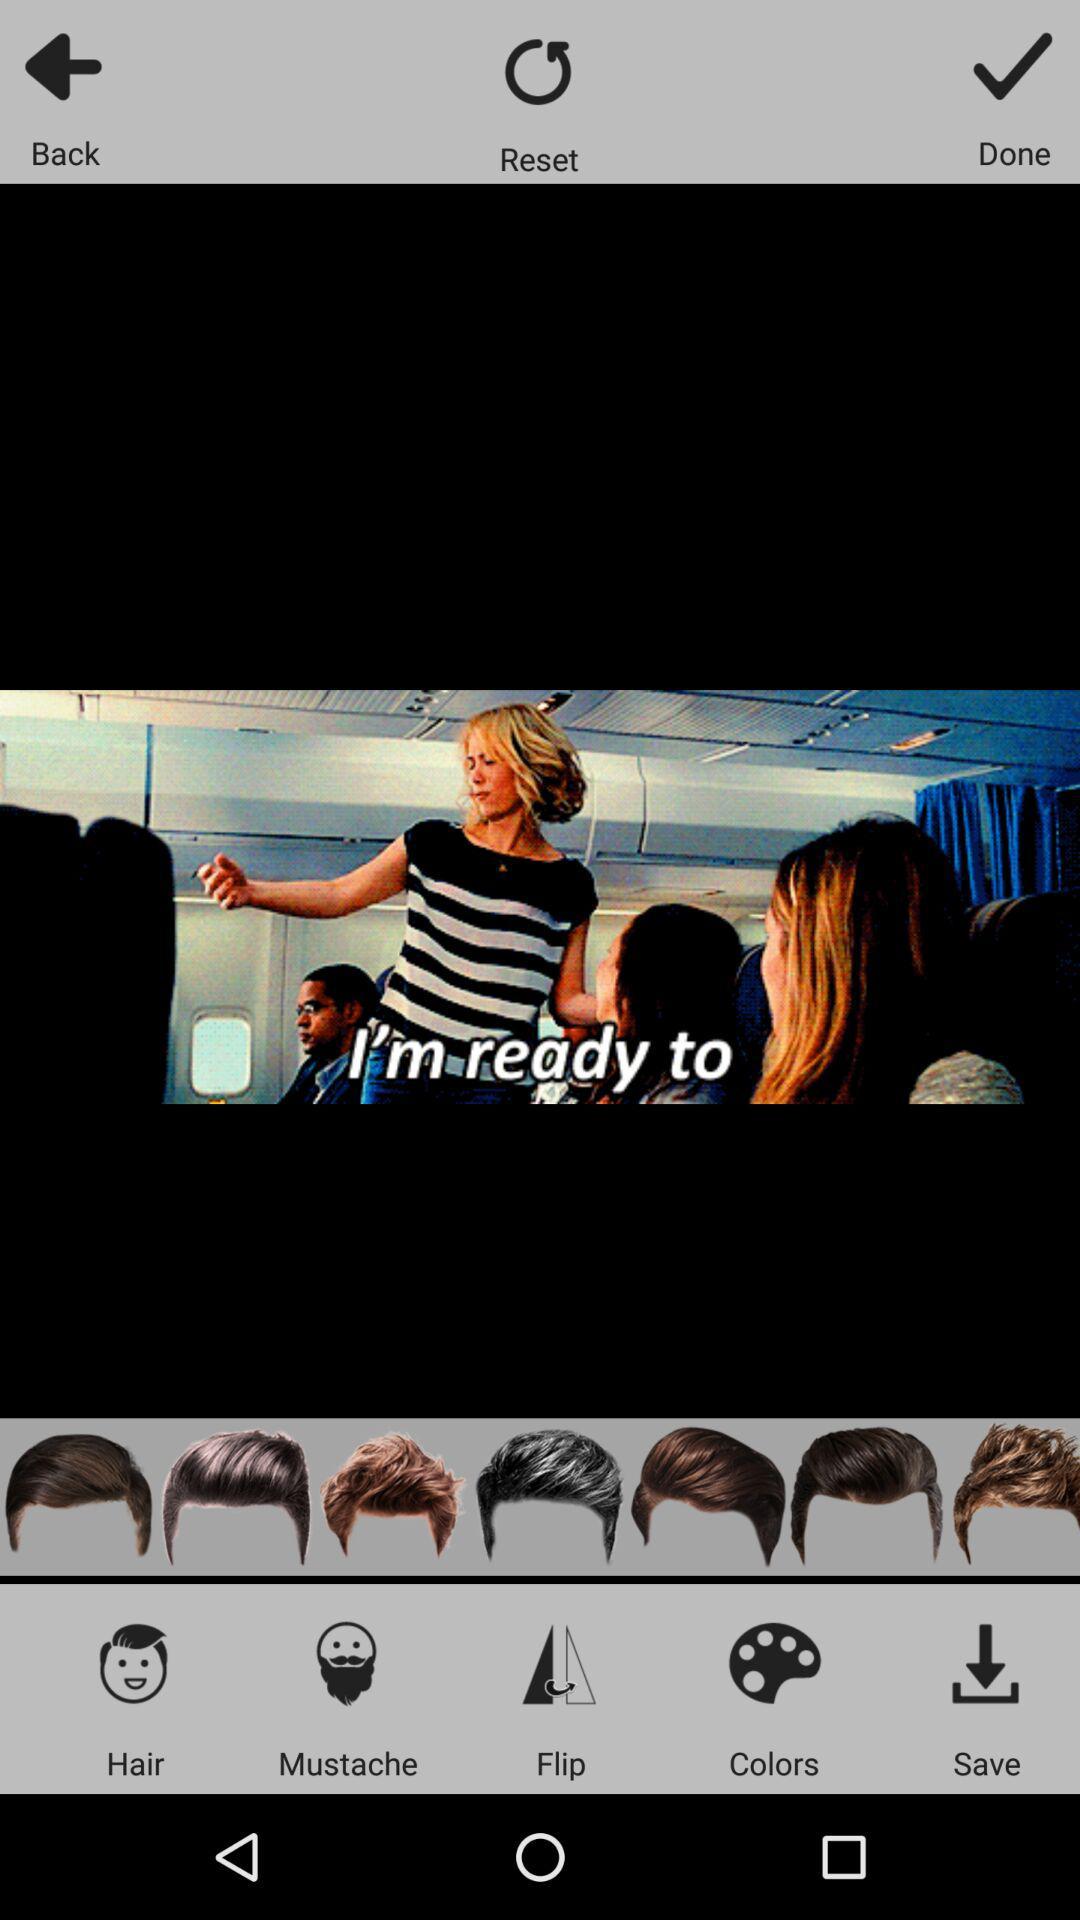  What do you see at coordinates (708, 1497) in the screenshot?
I see `the third image from the right side bottom of the page` at bounding box center [708, 1497].